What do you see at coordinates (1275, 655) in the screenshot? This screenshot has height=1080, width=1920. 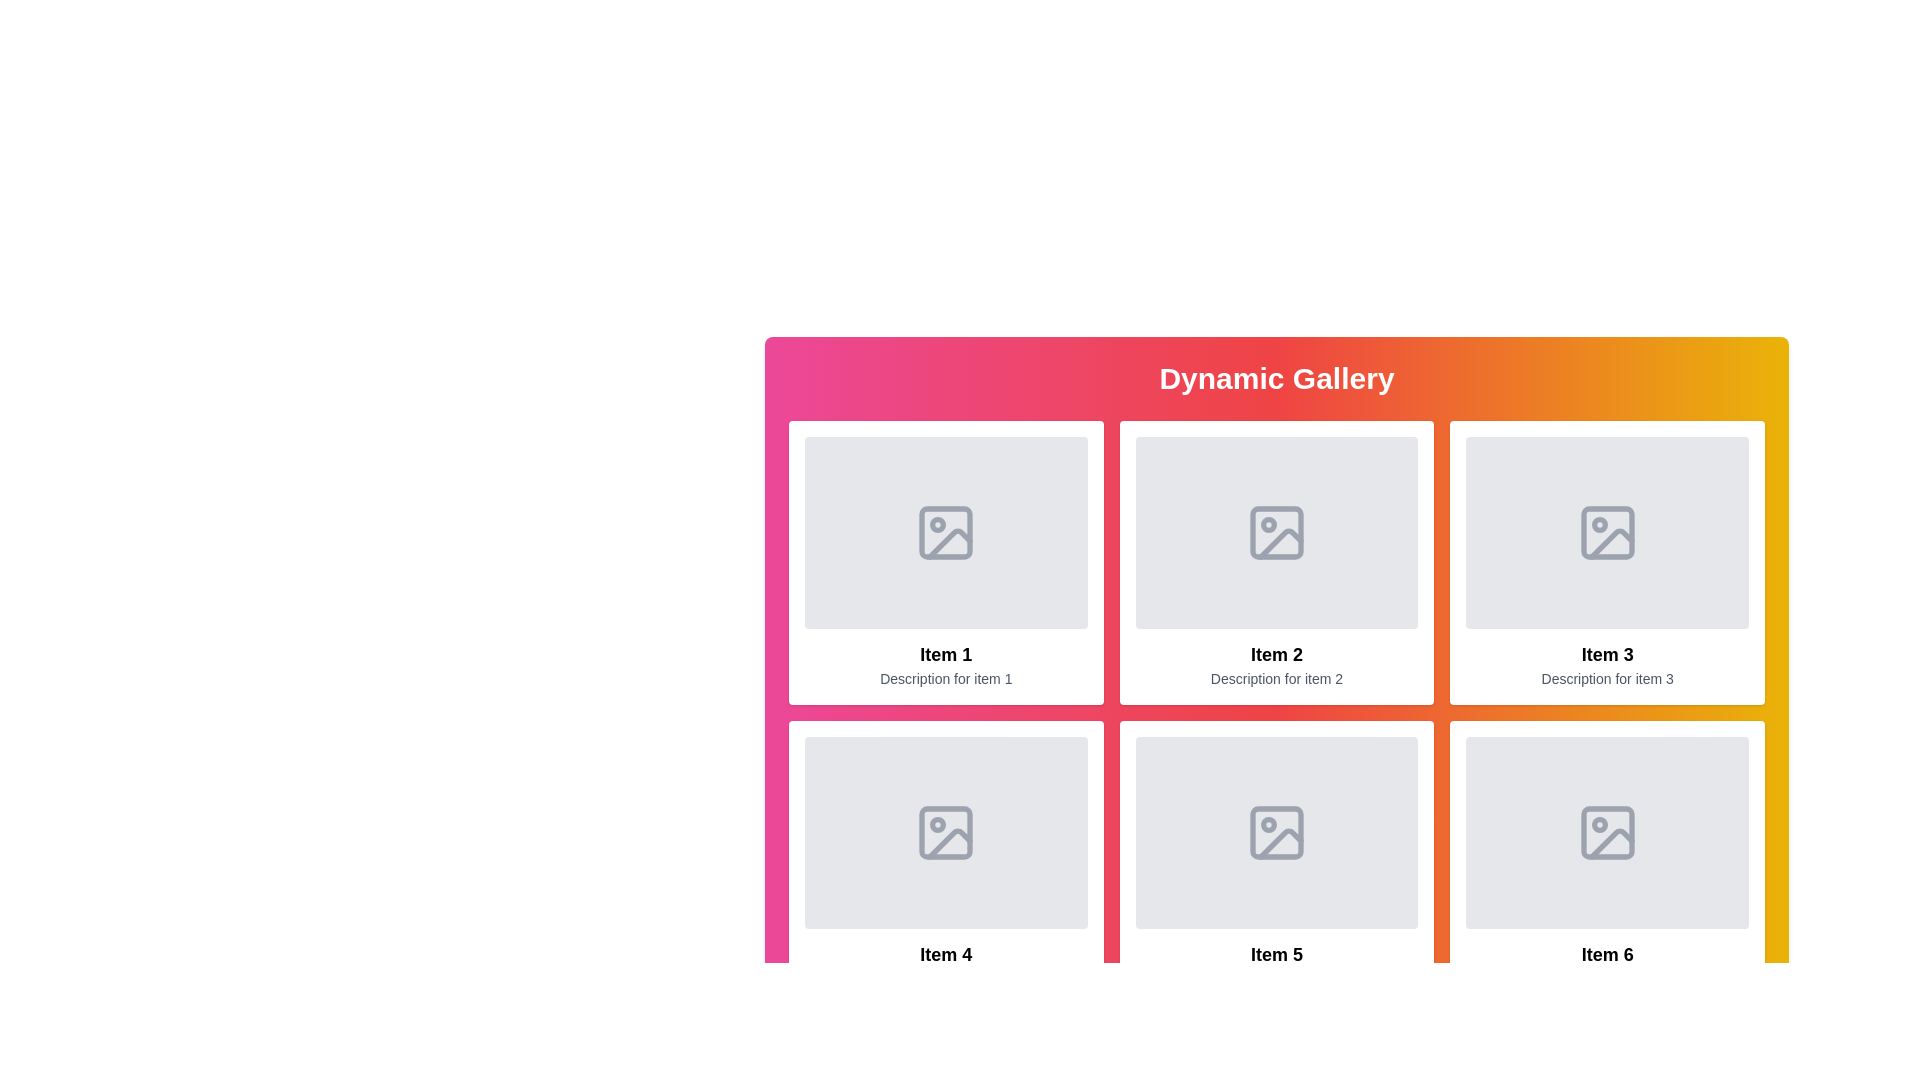 I see `the Text label that serves as the title for the second item in the 'Dynamic Gallery', located below the image placeholder and above the descriptive text` at bounding box center [1275, 655].